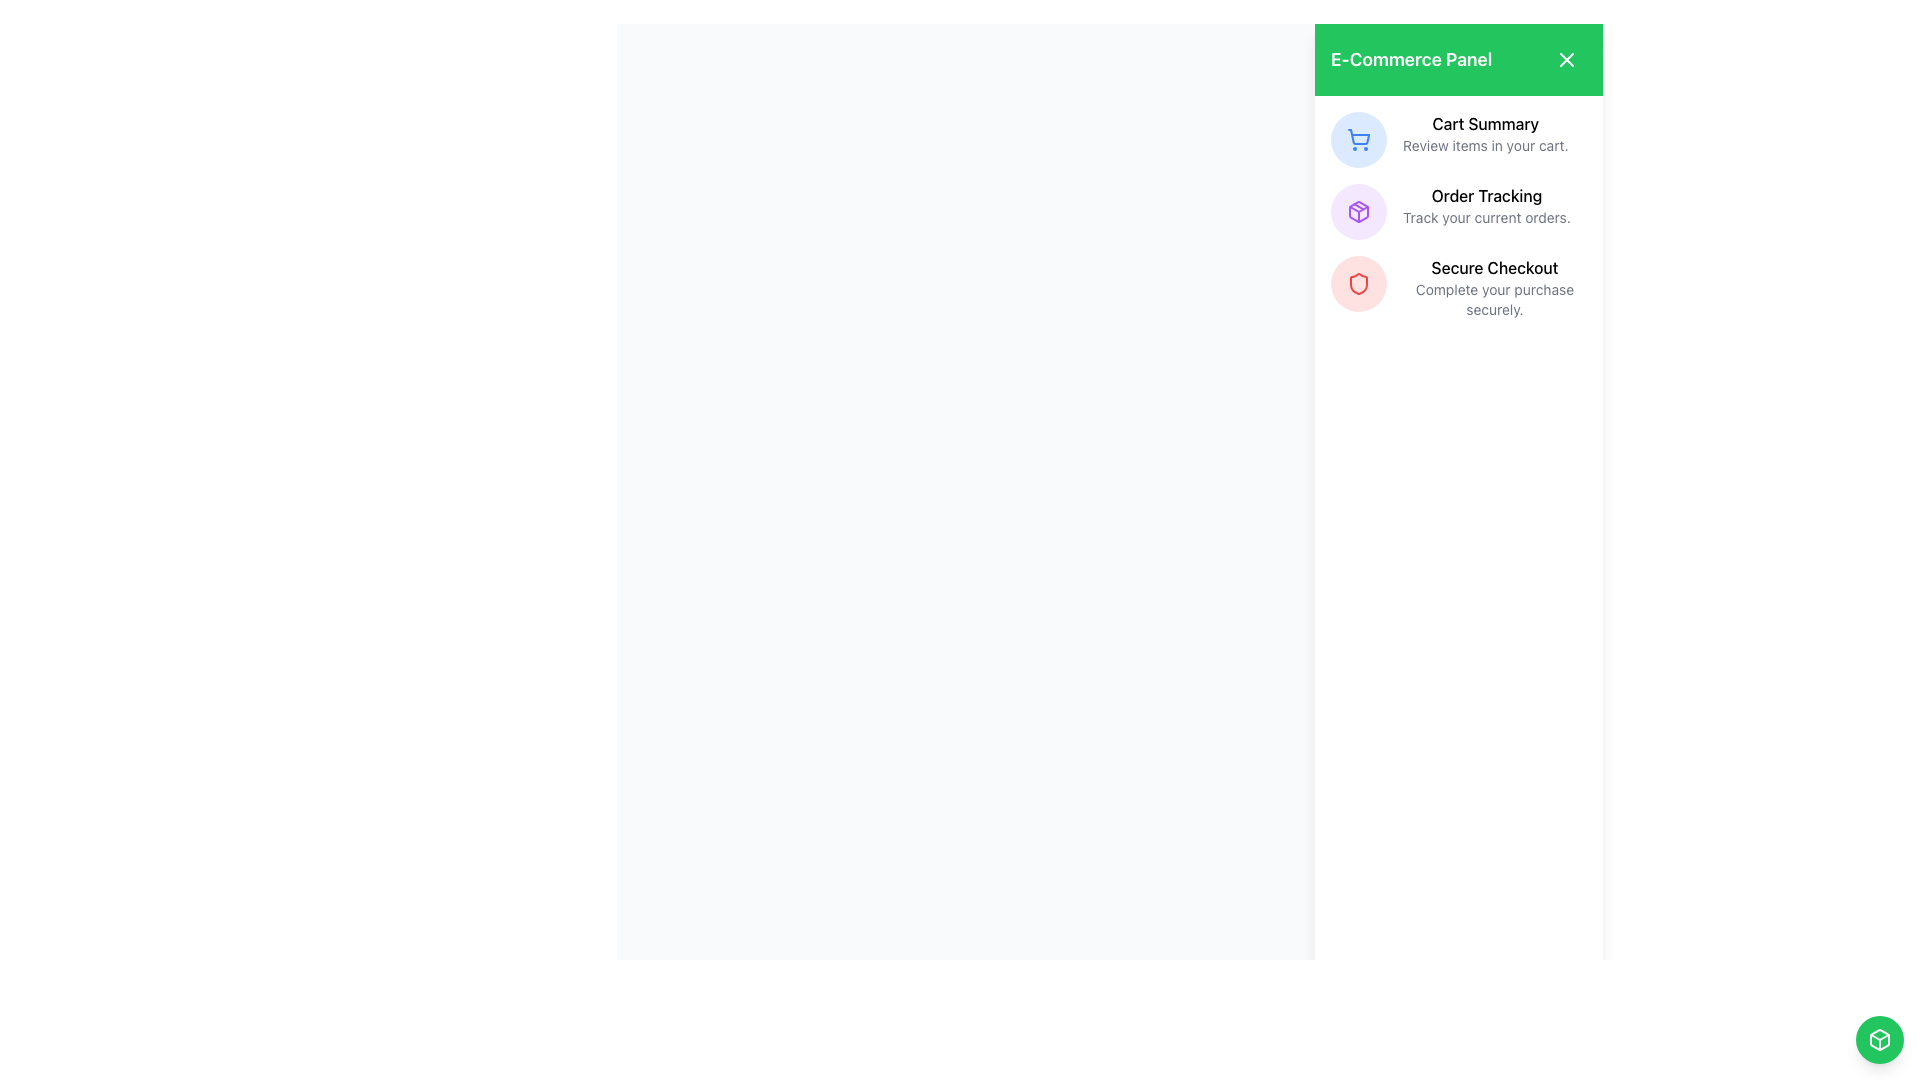 This screenshot has width=1920, height=1080. Describe the element at coordinates (1358, 284) in the screenshot. I see `the security icon located in the right panel, specifically the third item in a vertical list` at that location.